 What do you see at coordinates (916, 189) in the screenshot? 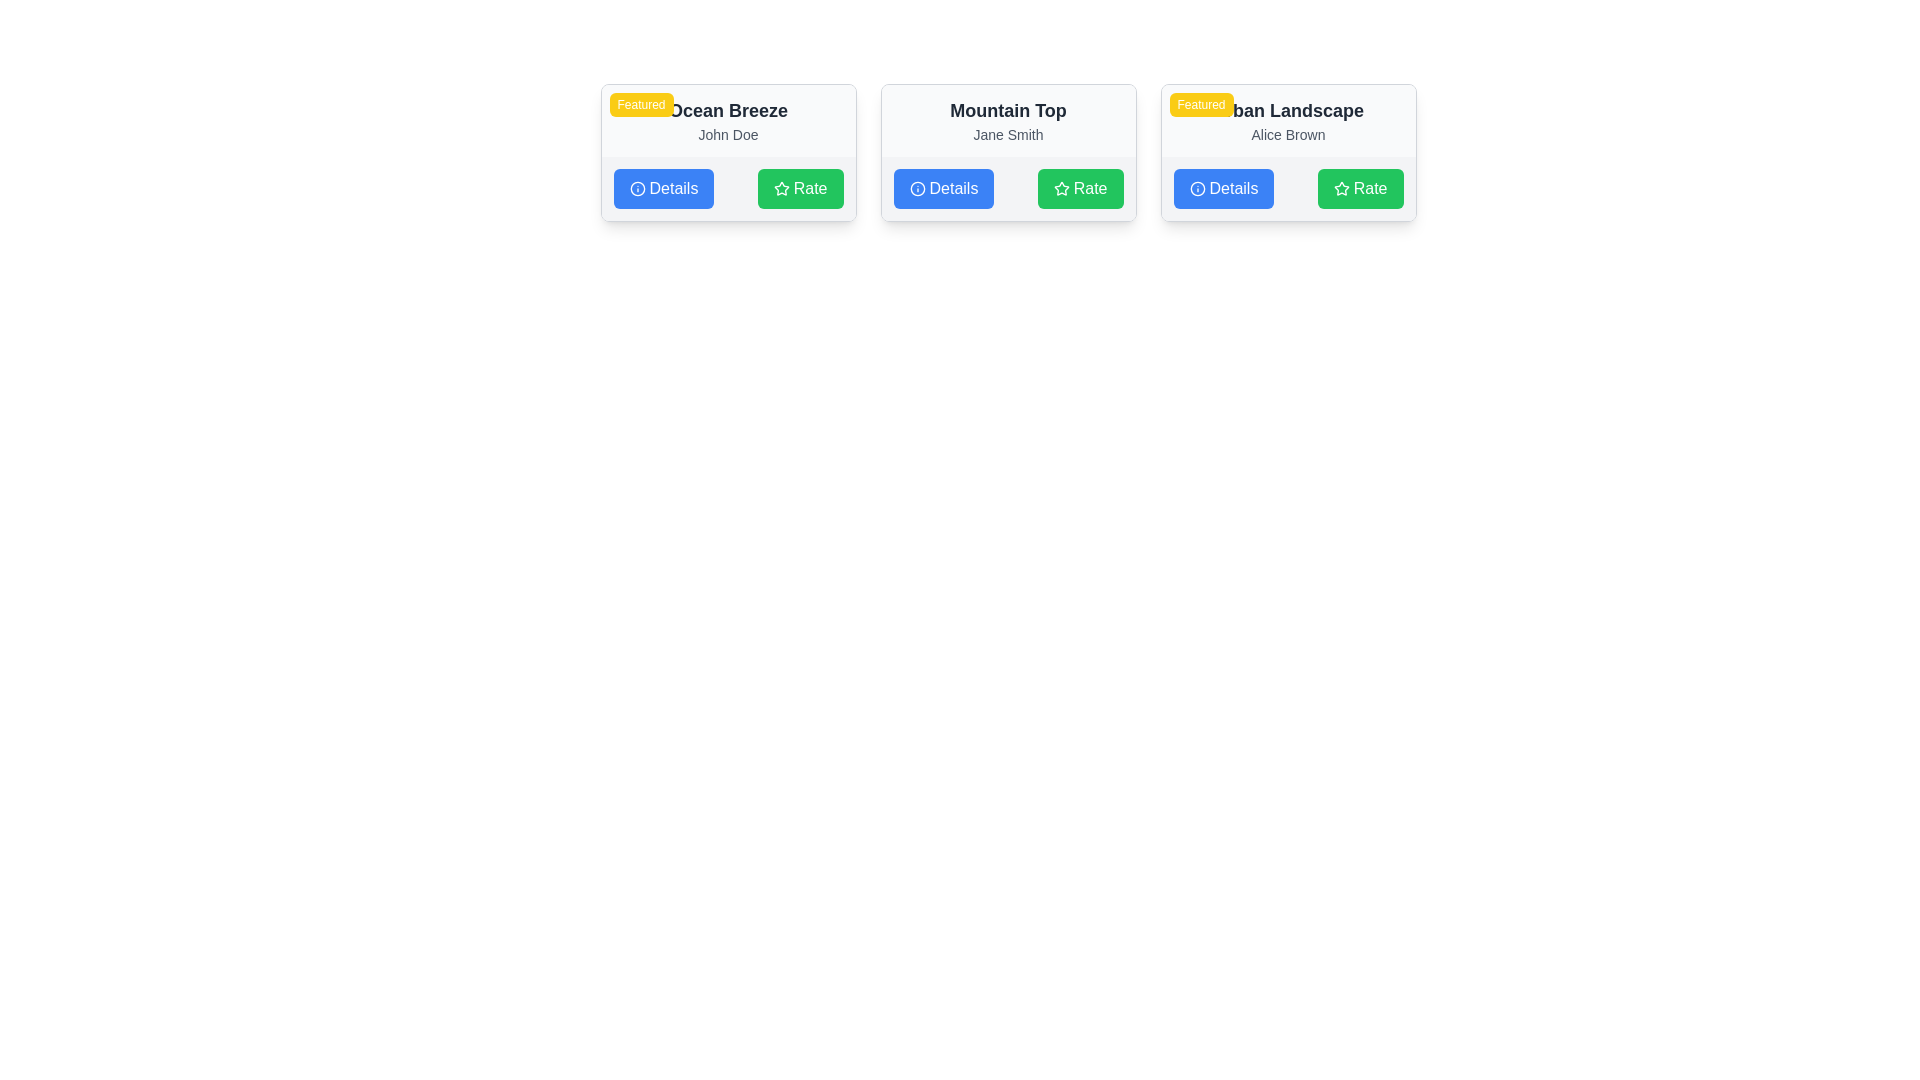
I see `the circular 'i' icon with a blue background and white outline located within the 'Details' button of the middle card` at bounding box center [916, 189].